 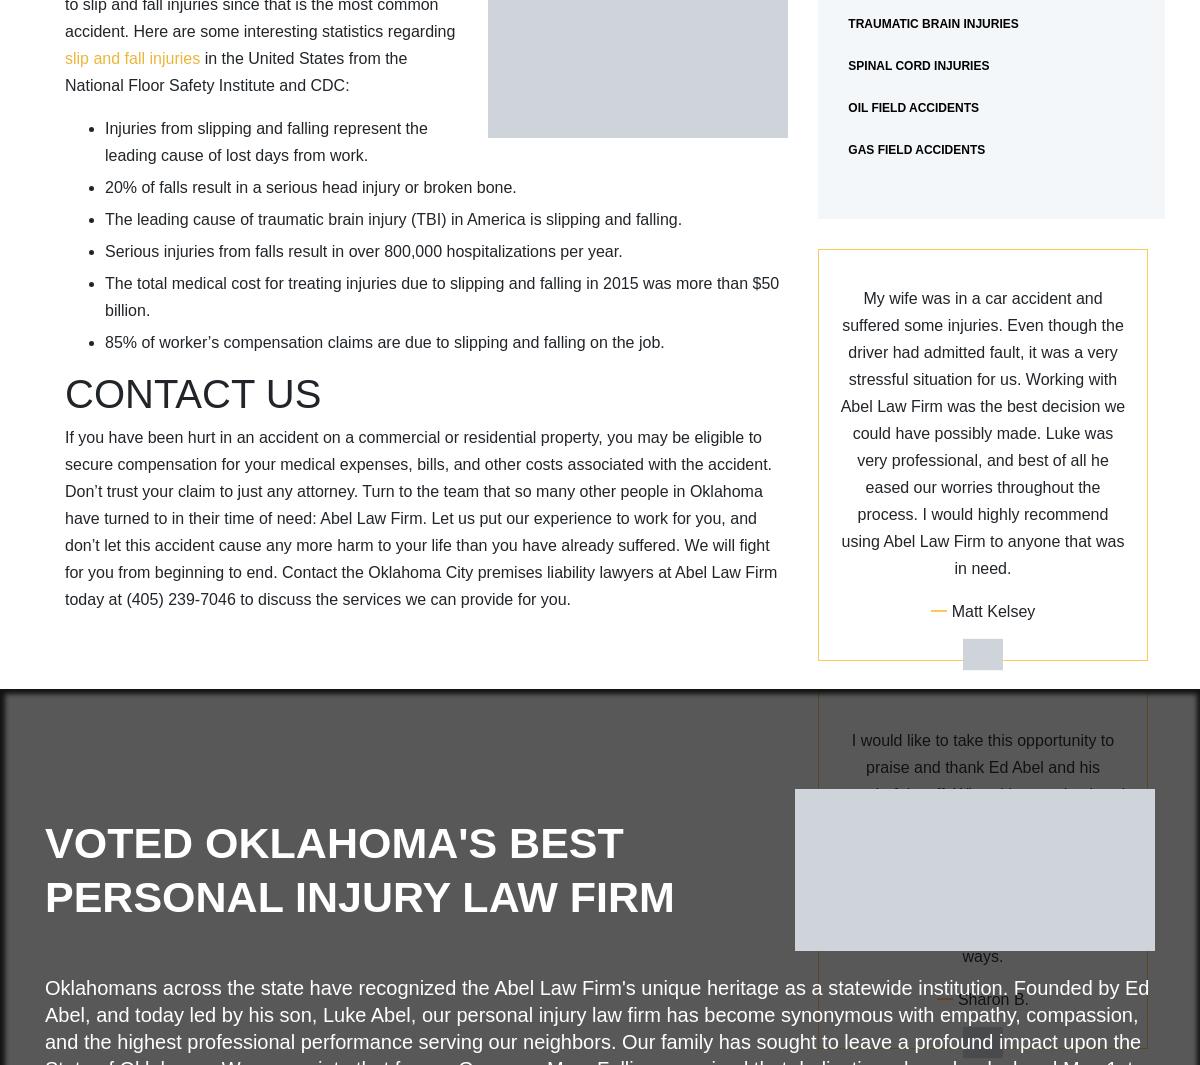 I want to click on 'Whitley Studdard', so click(x=993, y=230).